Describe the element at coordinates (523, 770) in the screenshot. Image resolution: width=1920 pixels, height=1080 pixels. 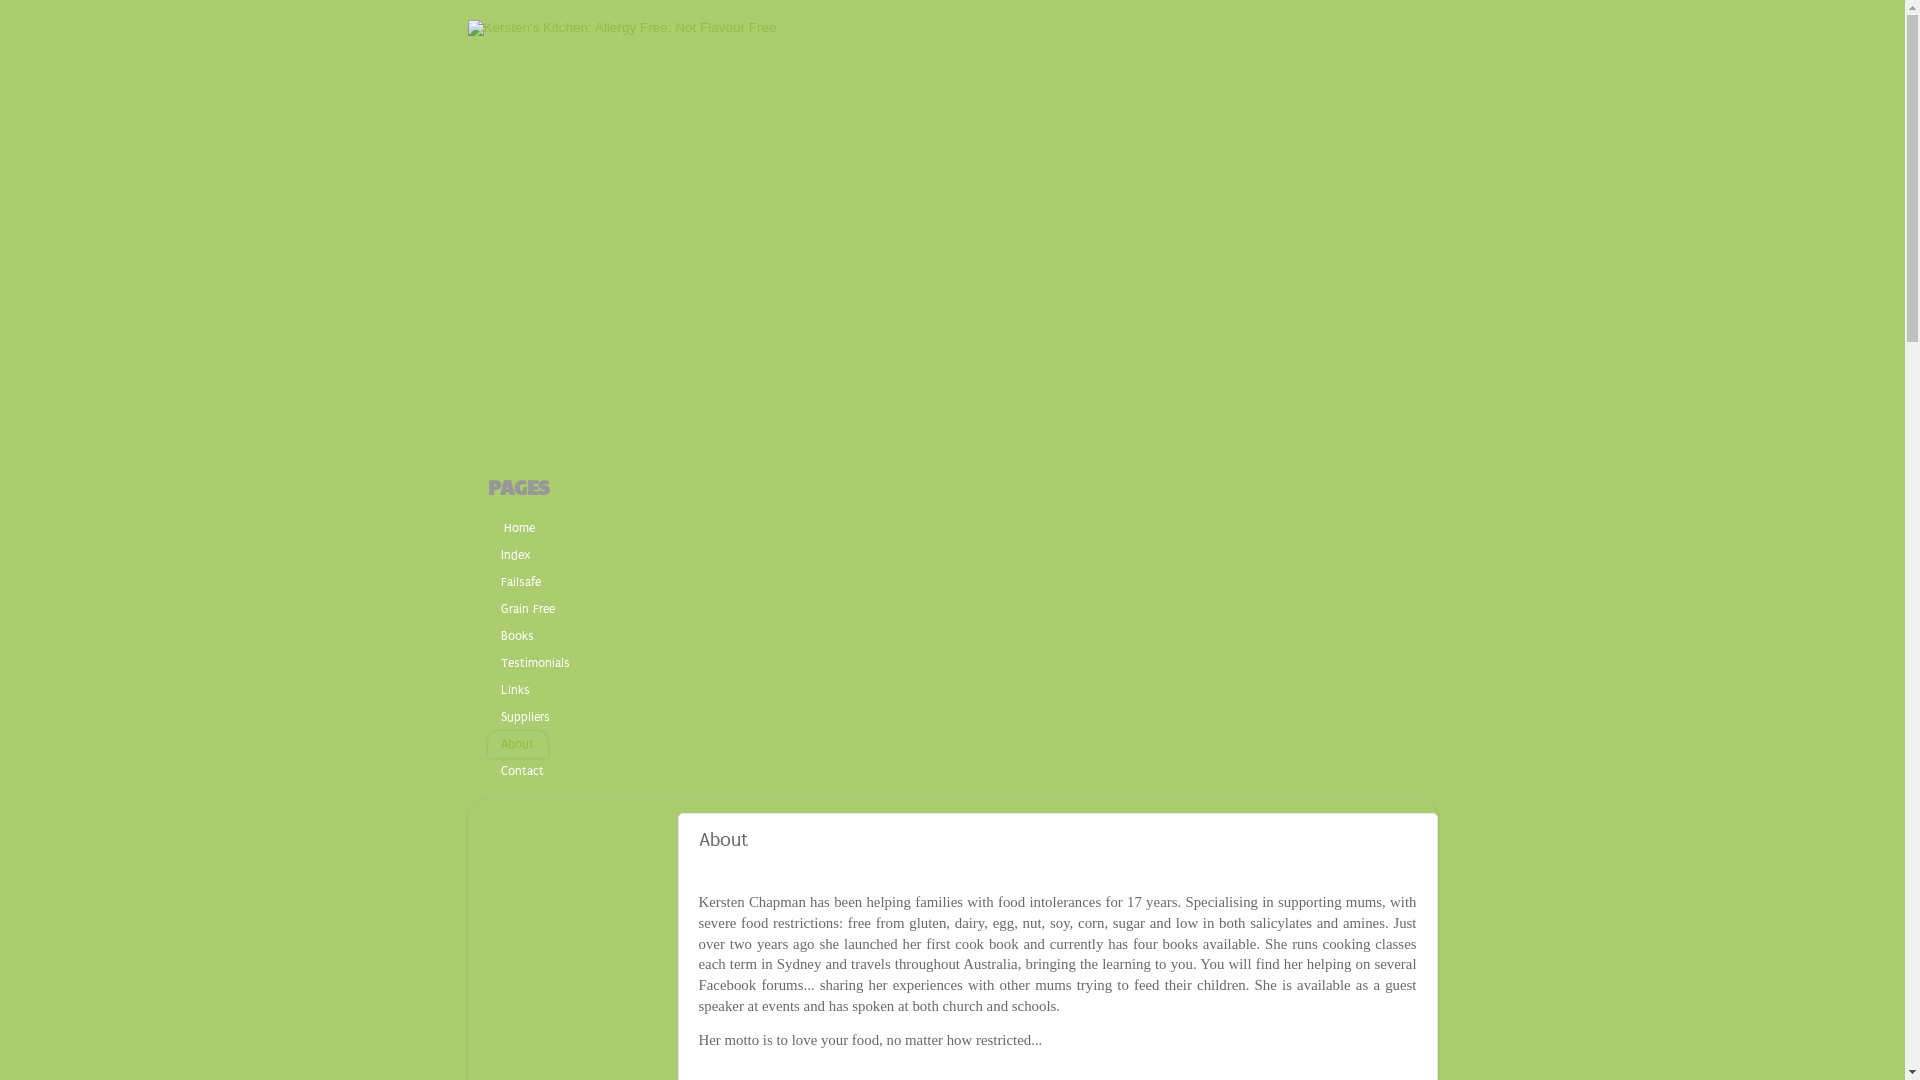
I see `'Contact'` at that location.